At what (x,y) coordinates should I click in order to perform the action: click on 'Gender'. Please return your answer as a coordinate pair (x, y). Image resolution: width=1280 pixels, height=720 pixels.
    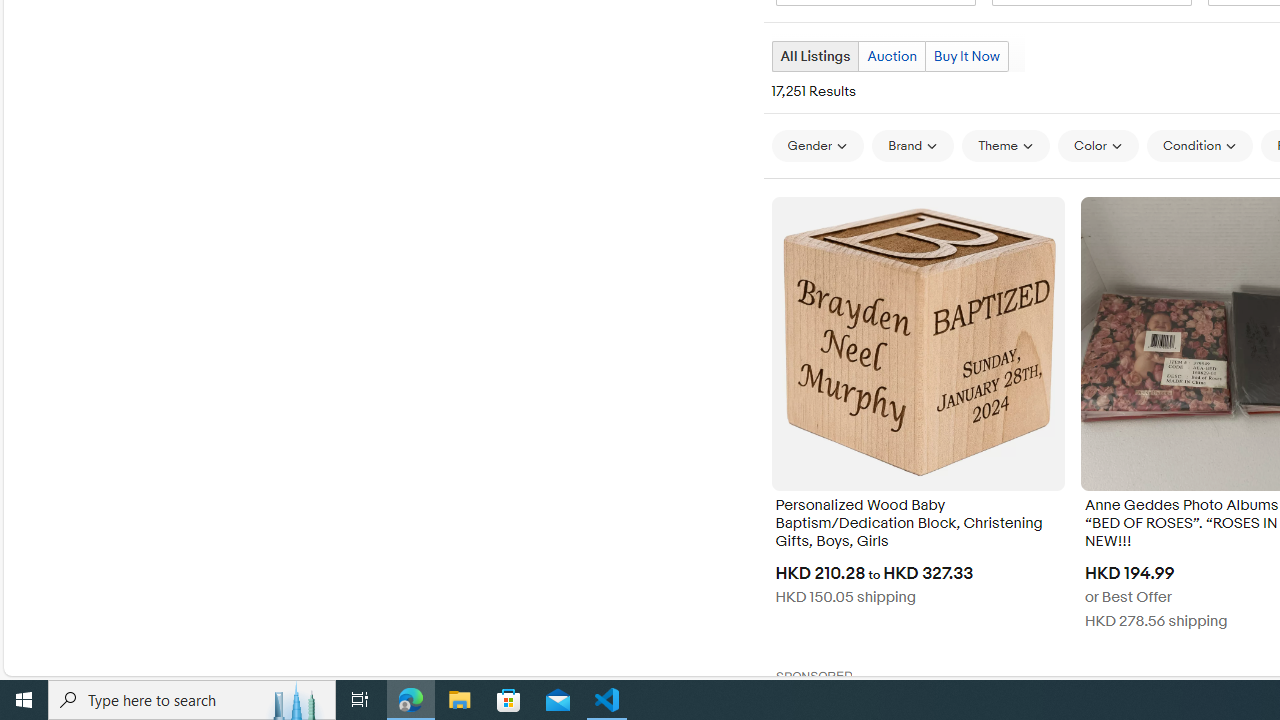
    Looking at the image, I should click on (817, 145).